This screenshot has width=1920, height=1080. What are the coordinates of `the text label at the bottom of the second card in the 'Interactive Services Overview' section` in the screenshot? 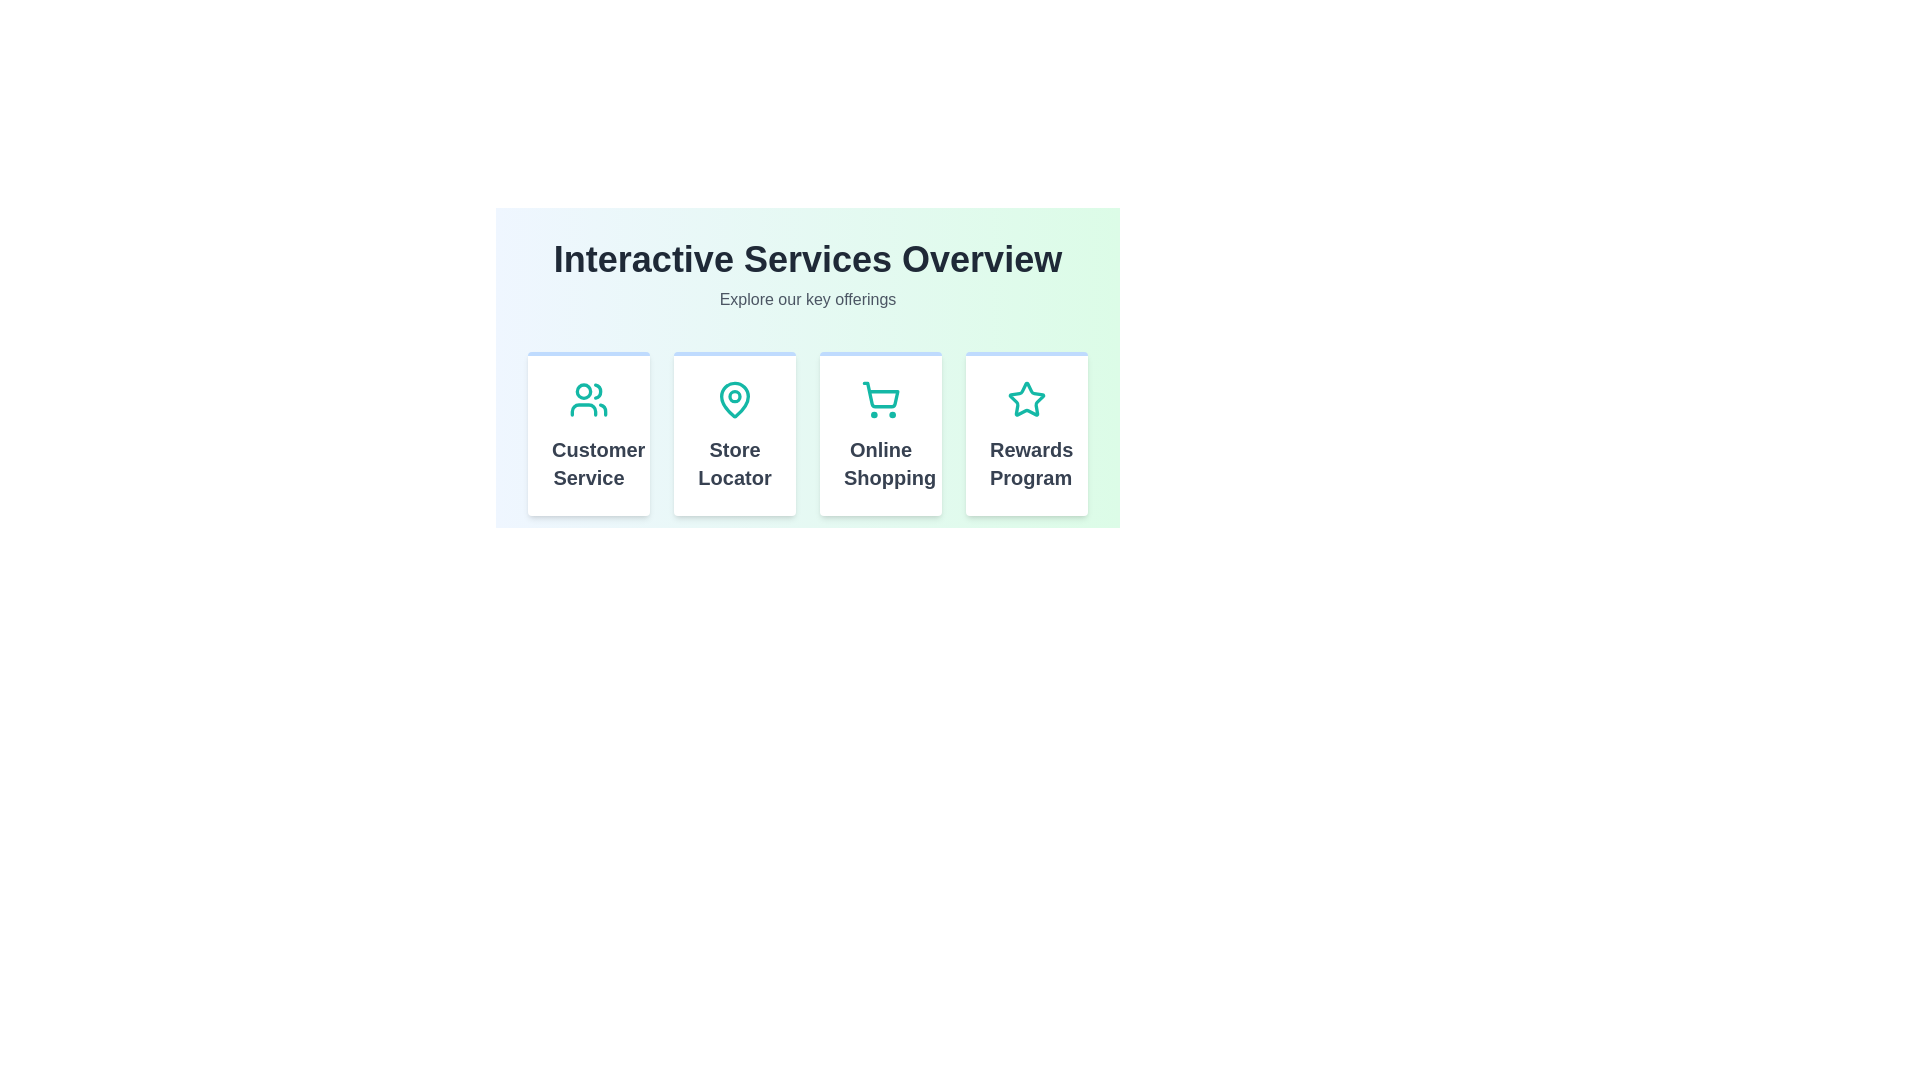 It's located at (733, 463).